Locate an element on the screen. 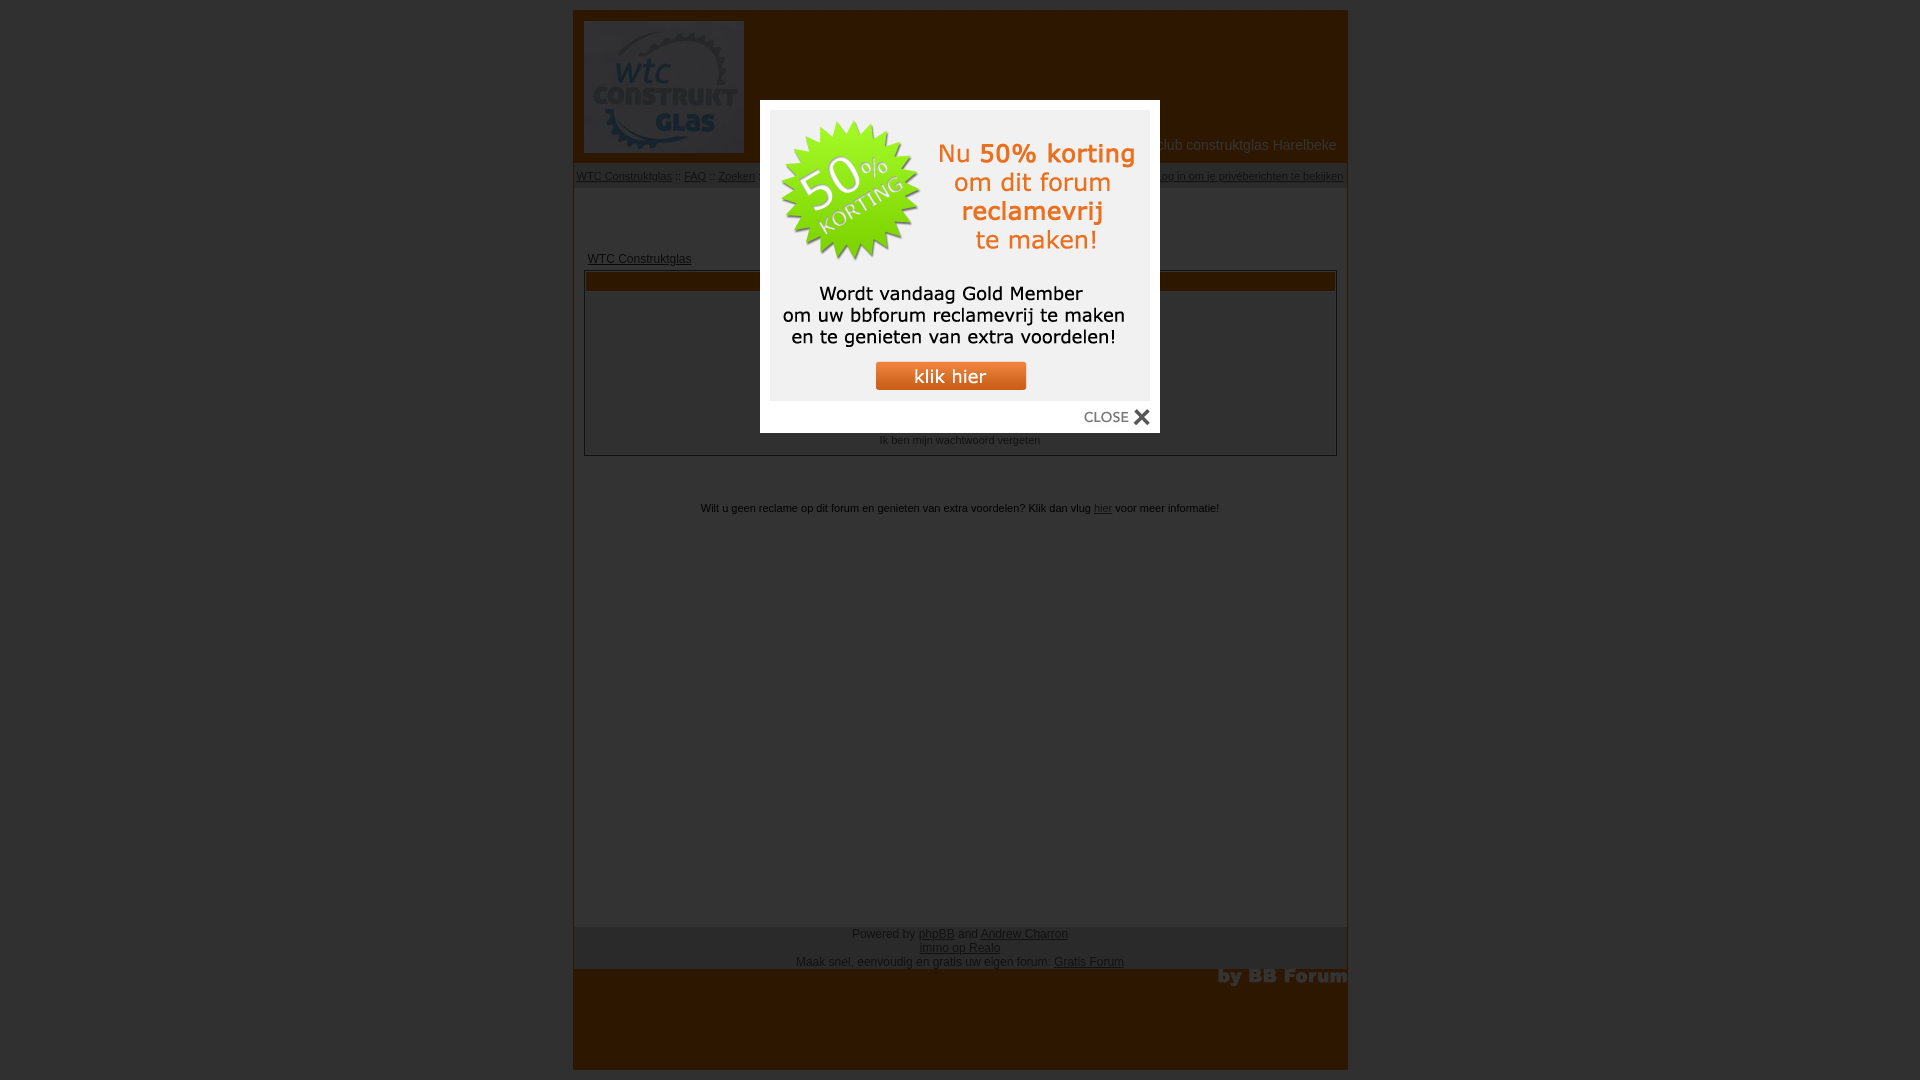 The width and height of the screenshot is (1920, 1080). 'Gratis Forum' is located at coordinates (1088, 960).